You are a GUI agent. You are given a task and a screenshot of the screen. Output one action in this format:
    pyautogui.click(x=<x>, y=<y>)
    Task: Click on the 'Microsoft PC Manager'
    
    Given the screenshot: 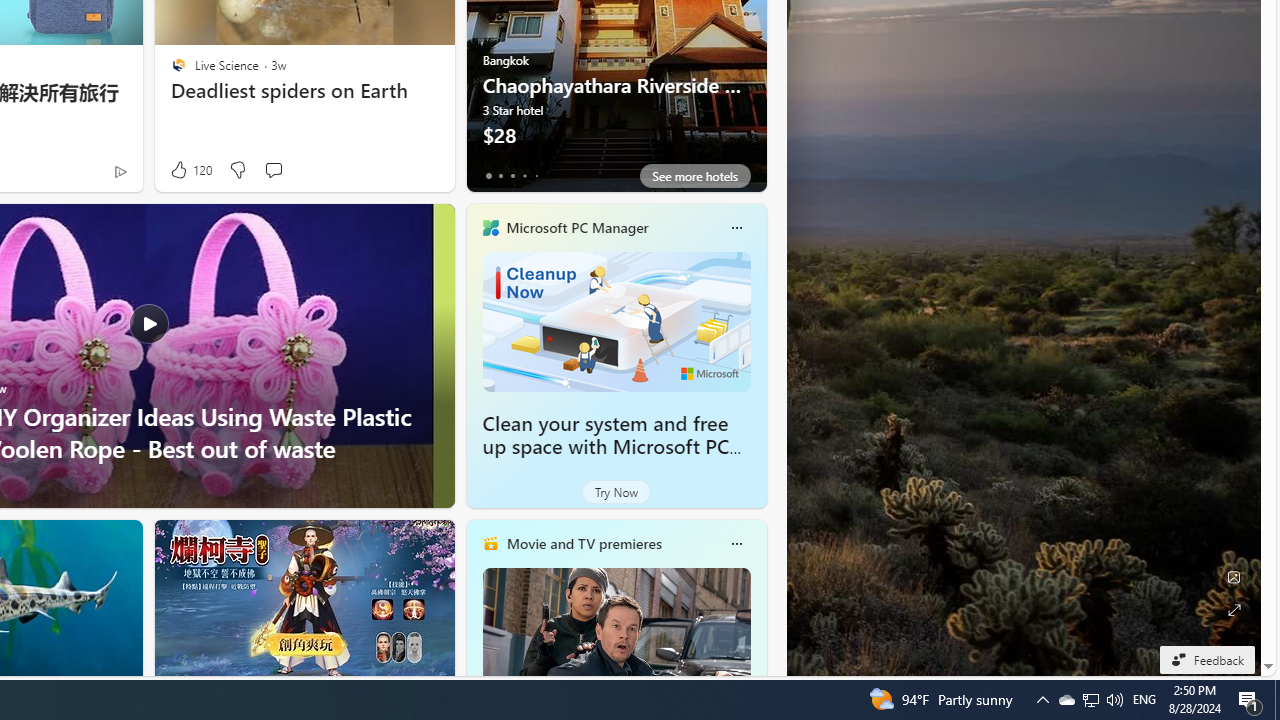 What is the action you would take?
    pyautogui.click(x=576, y=226)
    